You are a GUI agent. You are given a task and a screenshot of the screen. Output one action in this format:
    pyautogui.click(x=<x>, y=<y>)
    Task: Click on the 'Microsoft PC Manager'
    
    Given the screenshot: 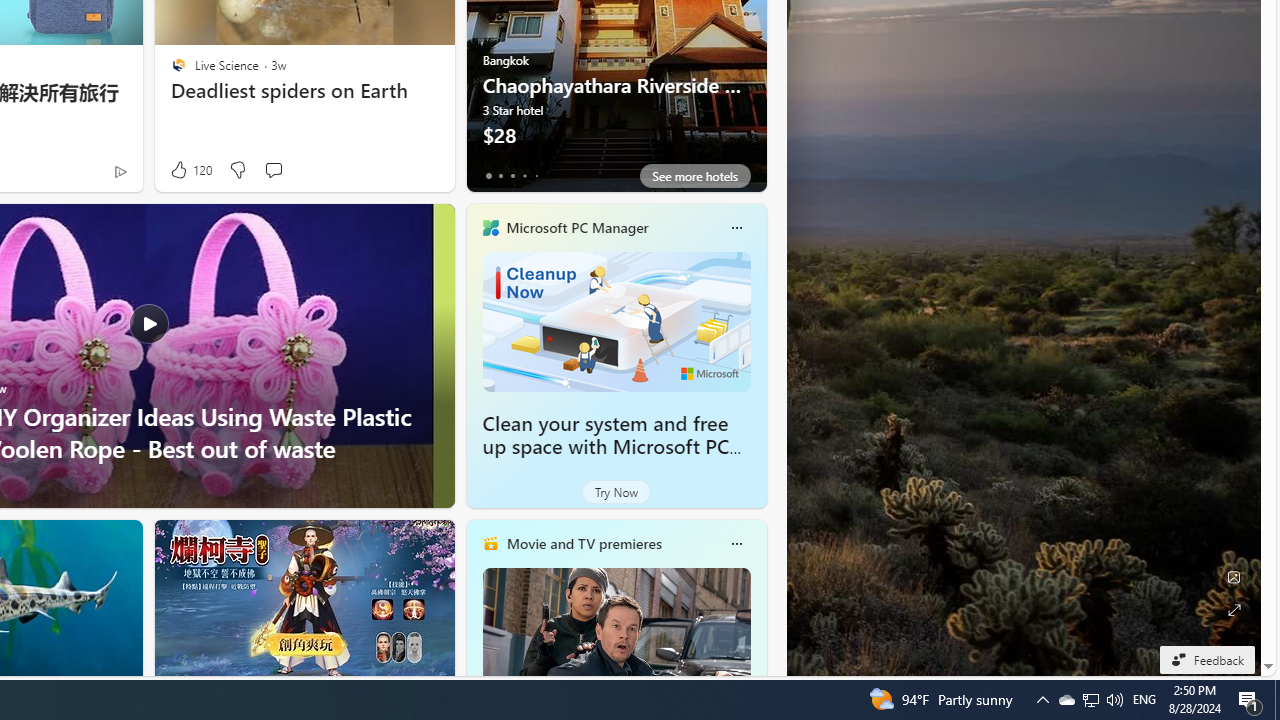 What is the action you would take?
    pyautogui.click(x=576, y=226)
    